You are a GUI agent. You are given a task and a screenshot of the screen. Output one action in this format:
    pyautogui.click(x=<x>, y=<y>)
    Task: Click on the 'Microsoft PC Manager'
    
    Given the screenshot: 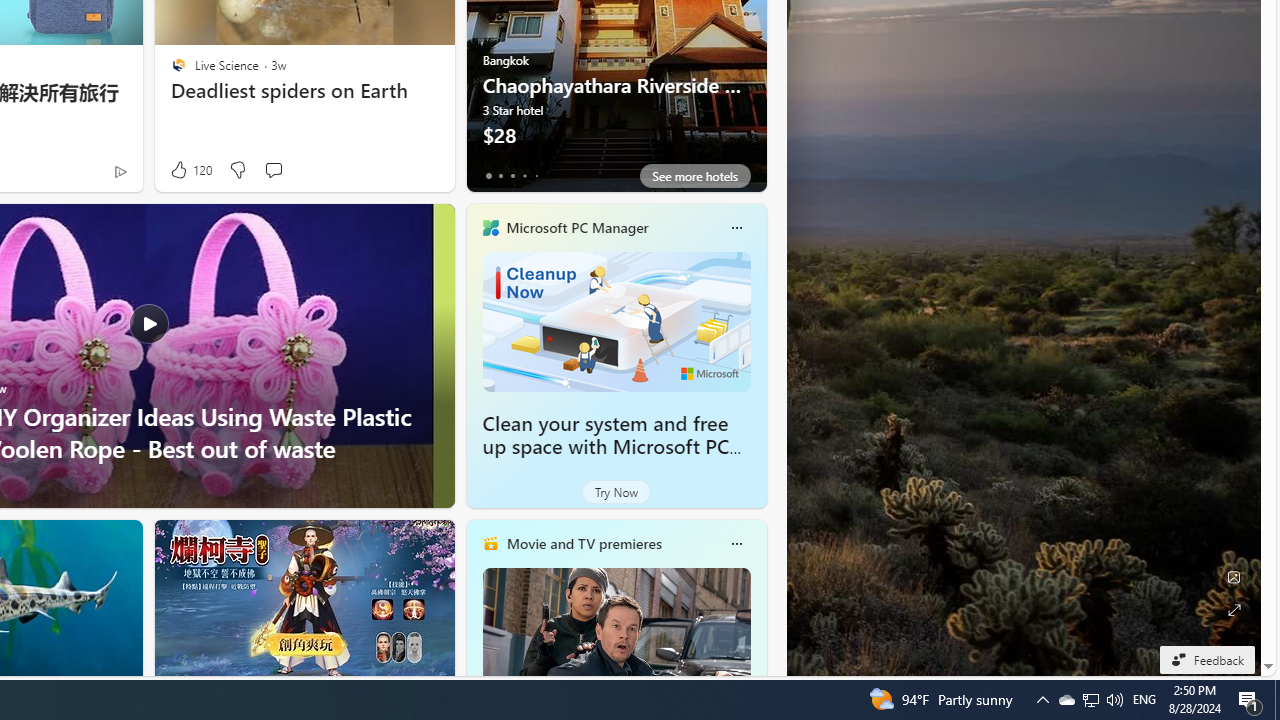 What is the action you would take?
    pyautogui.click(x=576, y=226)
    